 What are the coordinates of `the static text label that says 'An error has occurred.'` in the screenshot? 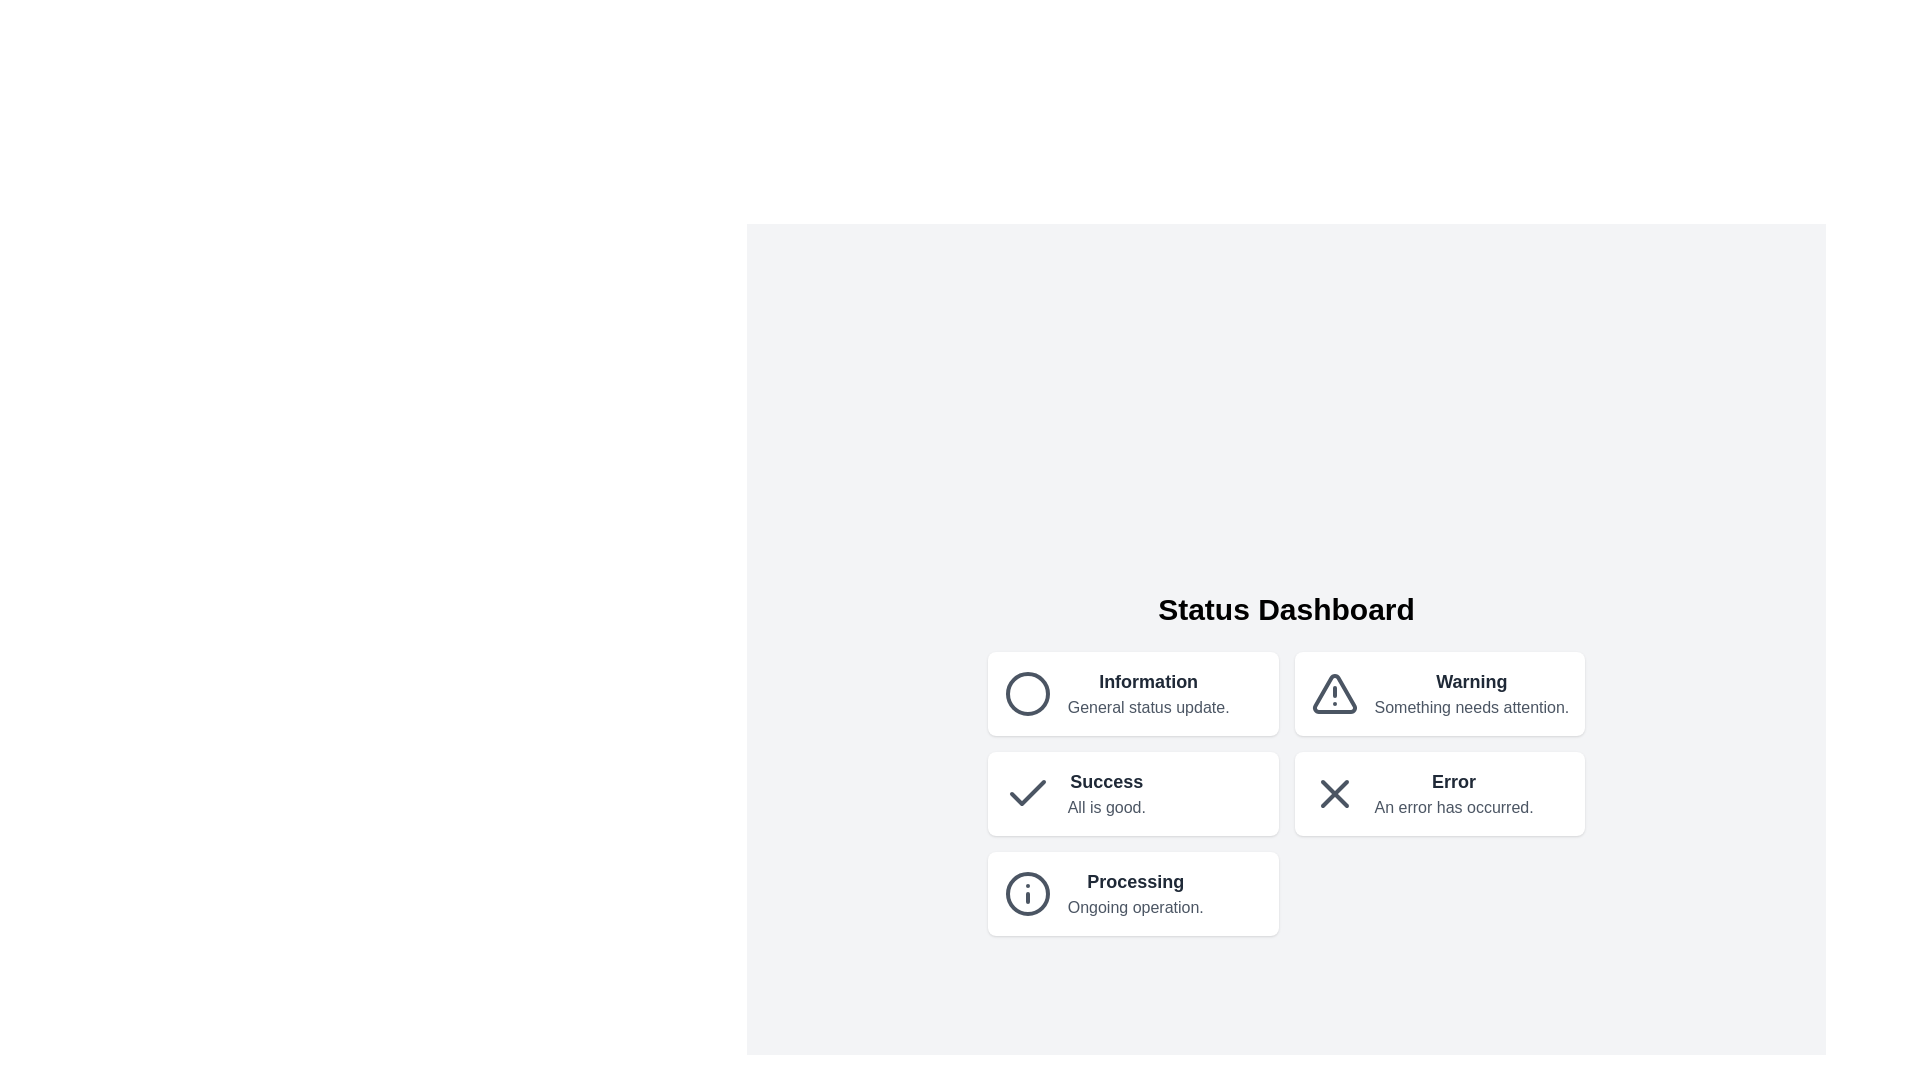 It's located at (1454, 806).